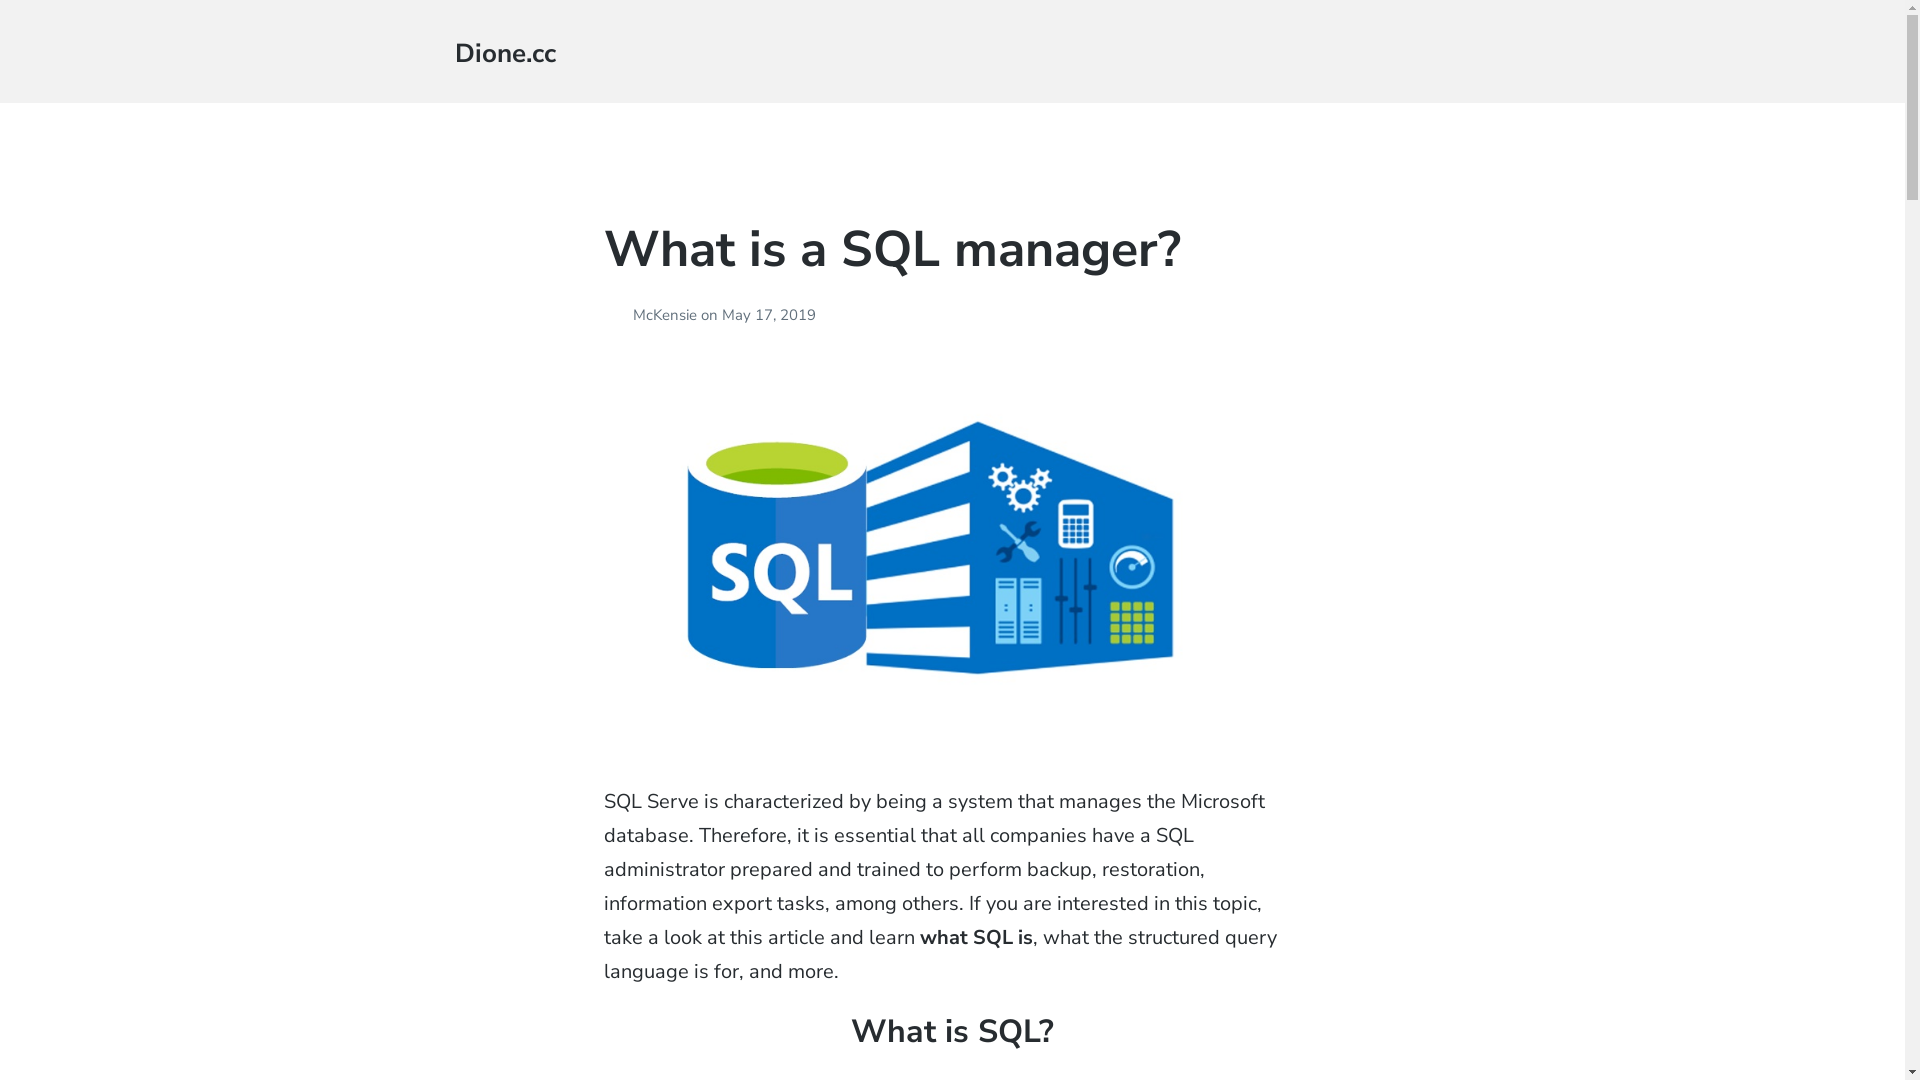 This screenshot has width=1920, height=1080. What do you see at coordinates (617, 315) in the screenshot?
I see `'Posts by McKensie'` at bounding box center [617, 315].